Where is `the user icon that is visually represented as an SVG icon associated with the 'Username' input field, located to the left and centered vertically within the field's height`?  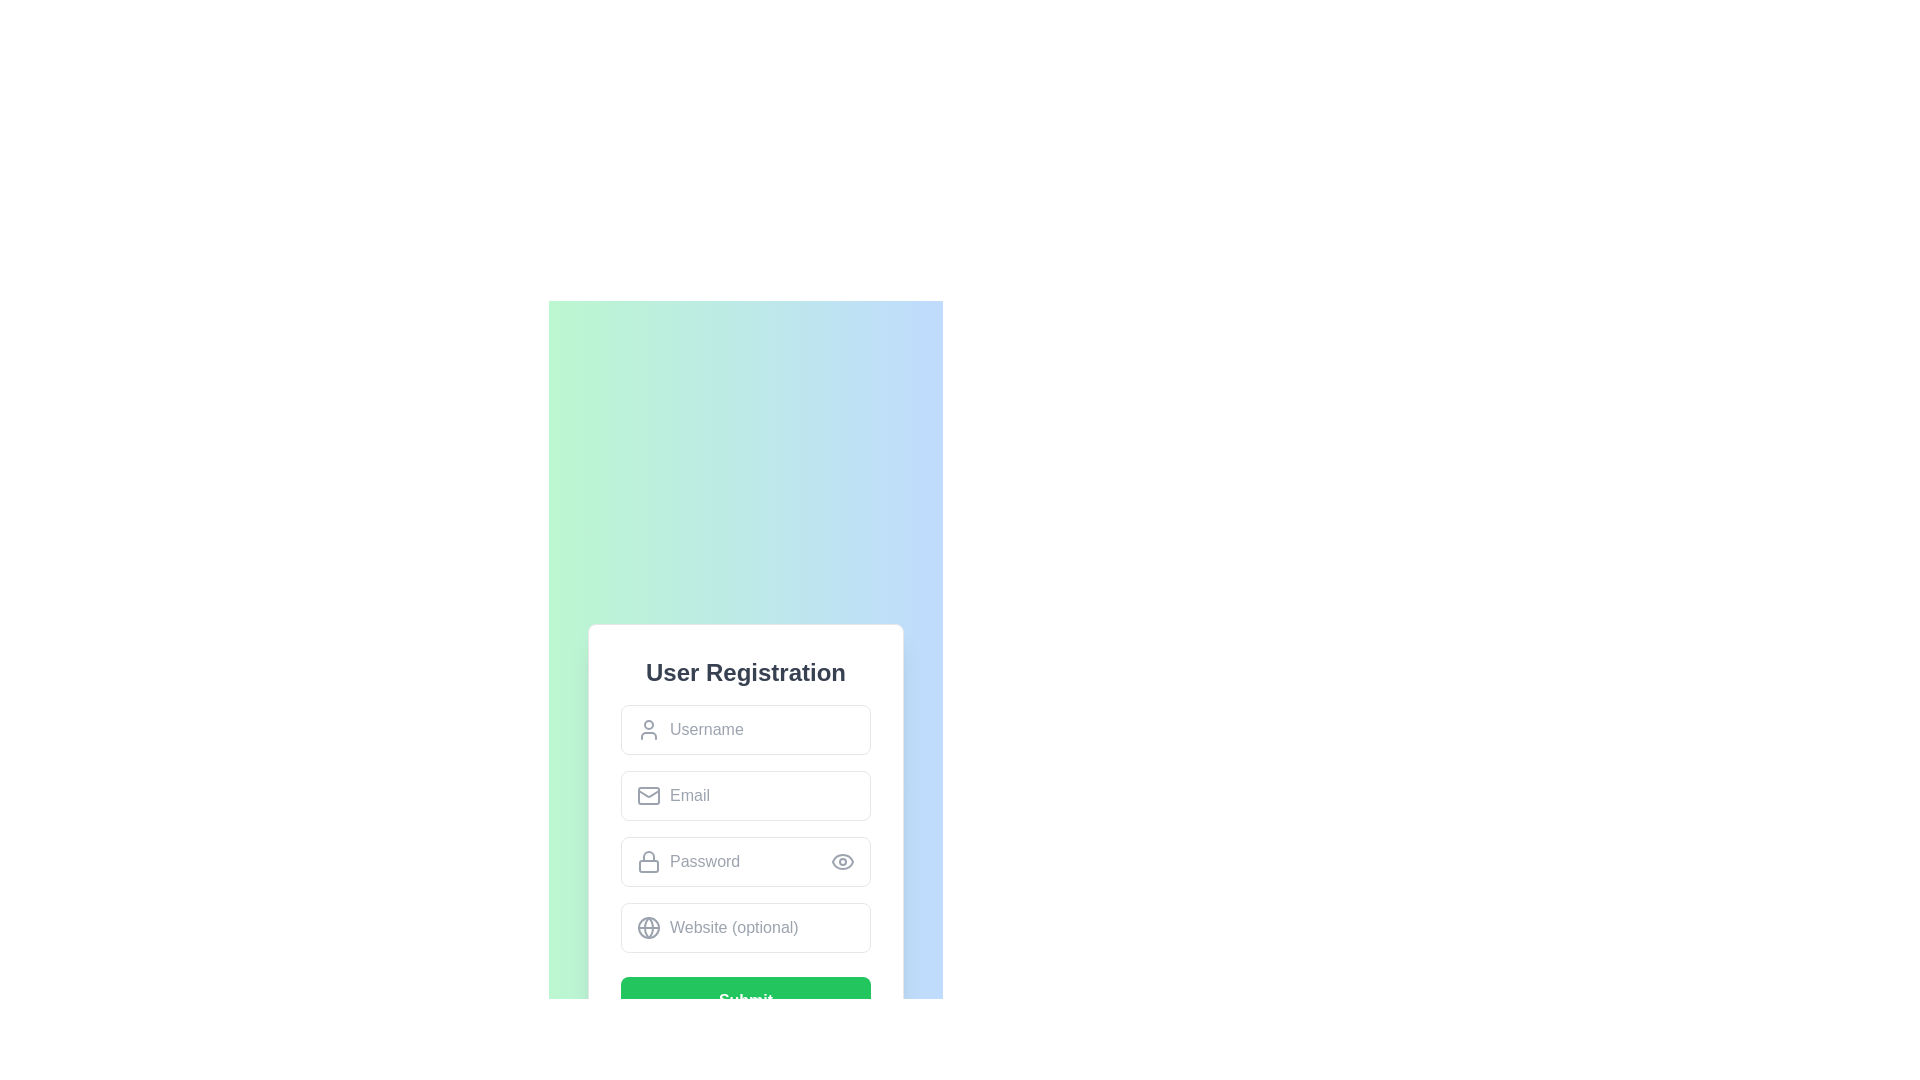
the user icon that is visually represented as an SVG icon associated with the 'Username' input field, located to the left and centered vertically within the field's height is located at coordinates (648, 729).